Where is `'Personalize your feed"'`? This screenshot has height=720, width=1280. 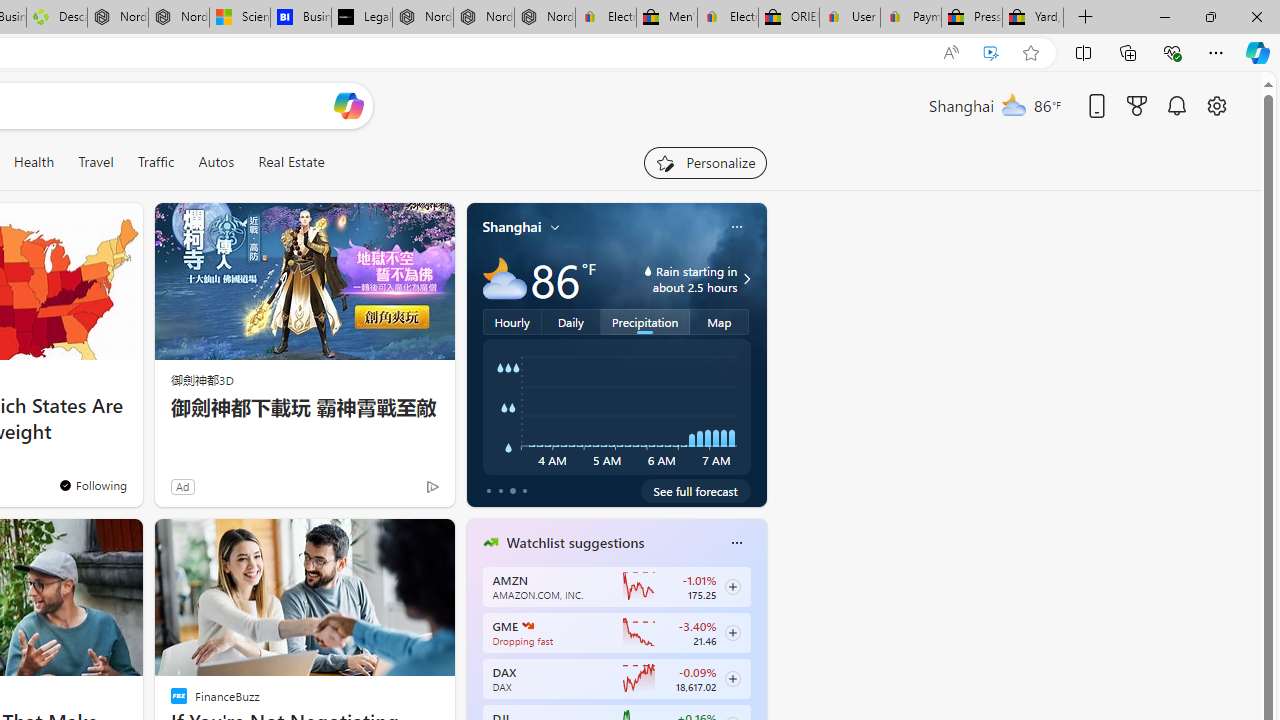
'Personalize your feed"' is located at coordinates (705, 162).